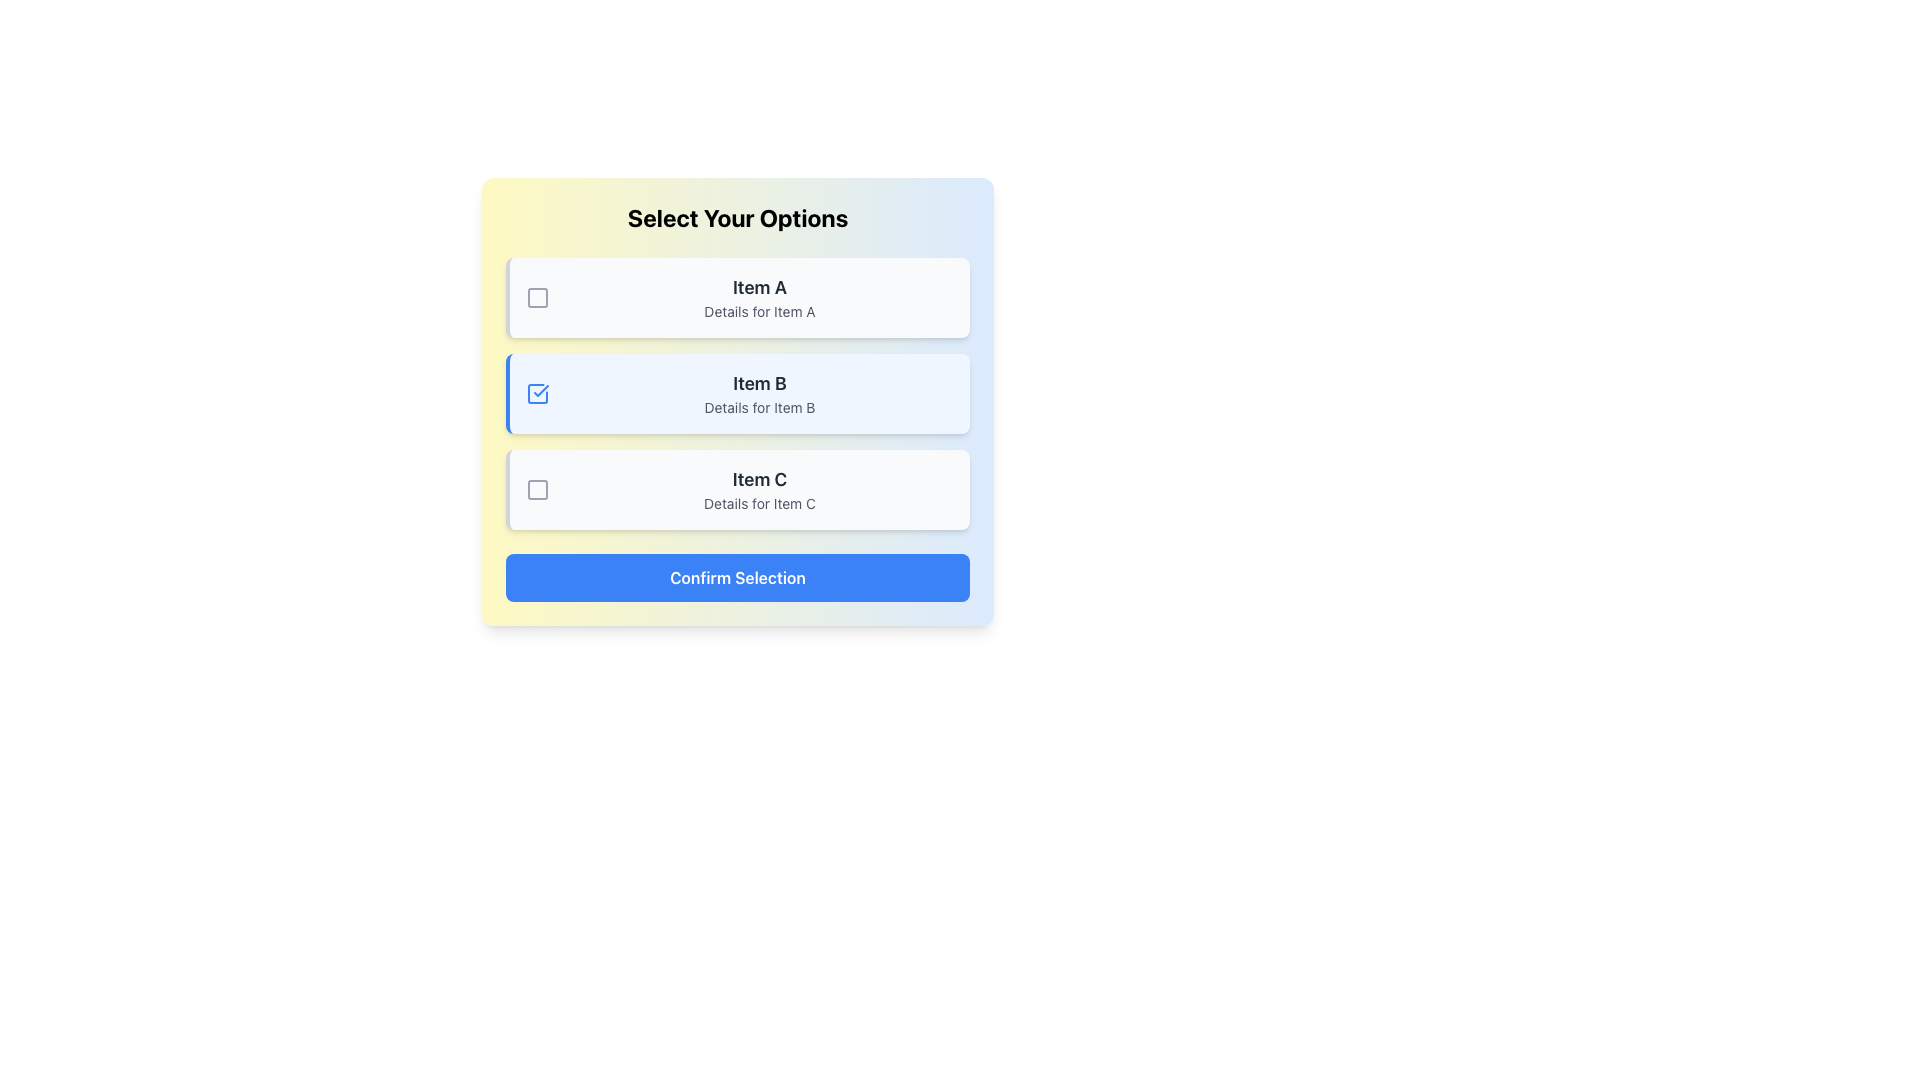 This screenshot has width=1920, height=1080. What do you see at coordinates (758, 393) in the screenshot?
I see `text content displayed in the text area for 'Item B' which includes the title and description, located in the middle of a vertical group of options` at bounding box center [758, 393].